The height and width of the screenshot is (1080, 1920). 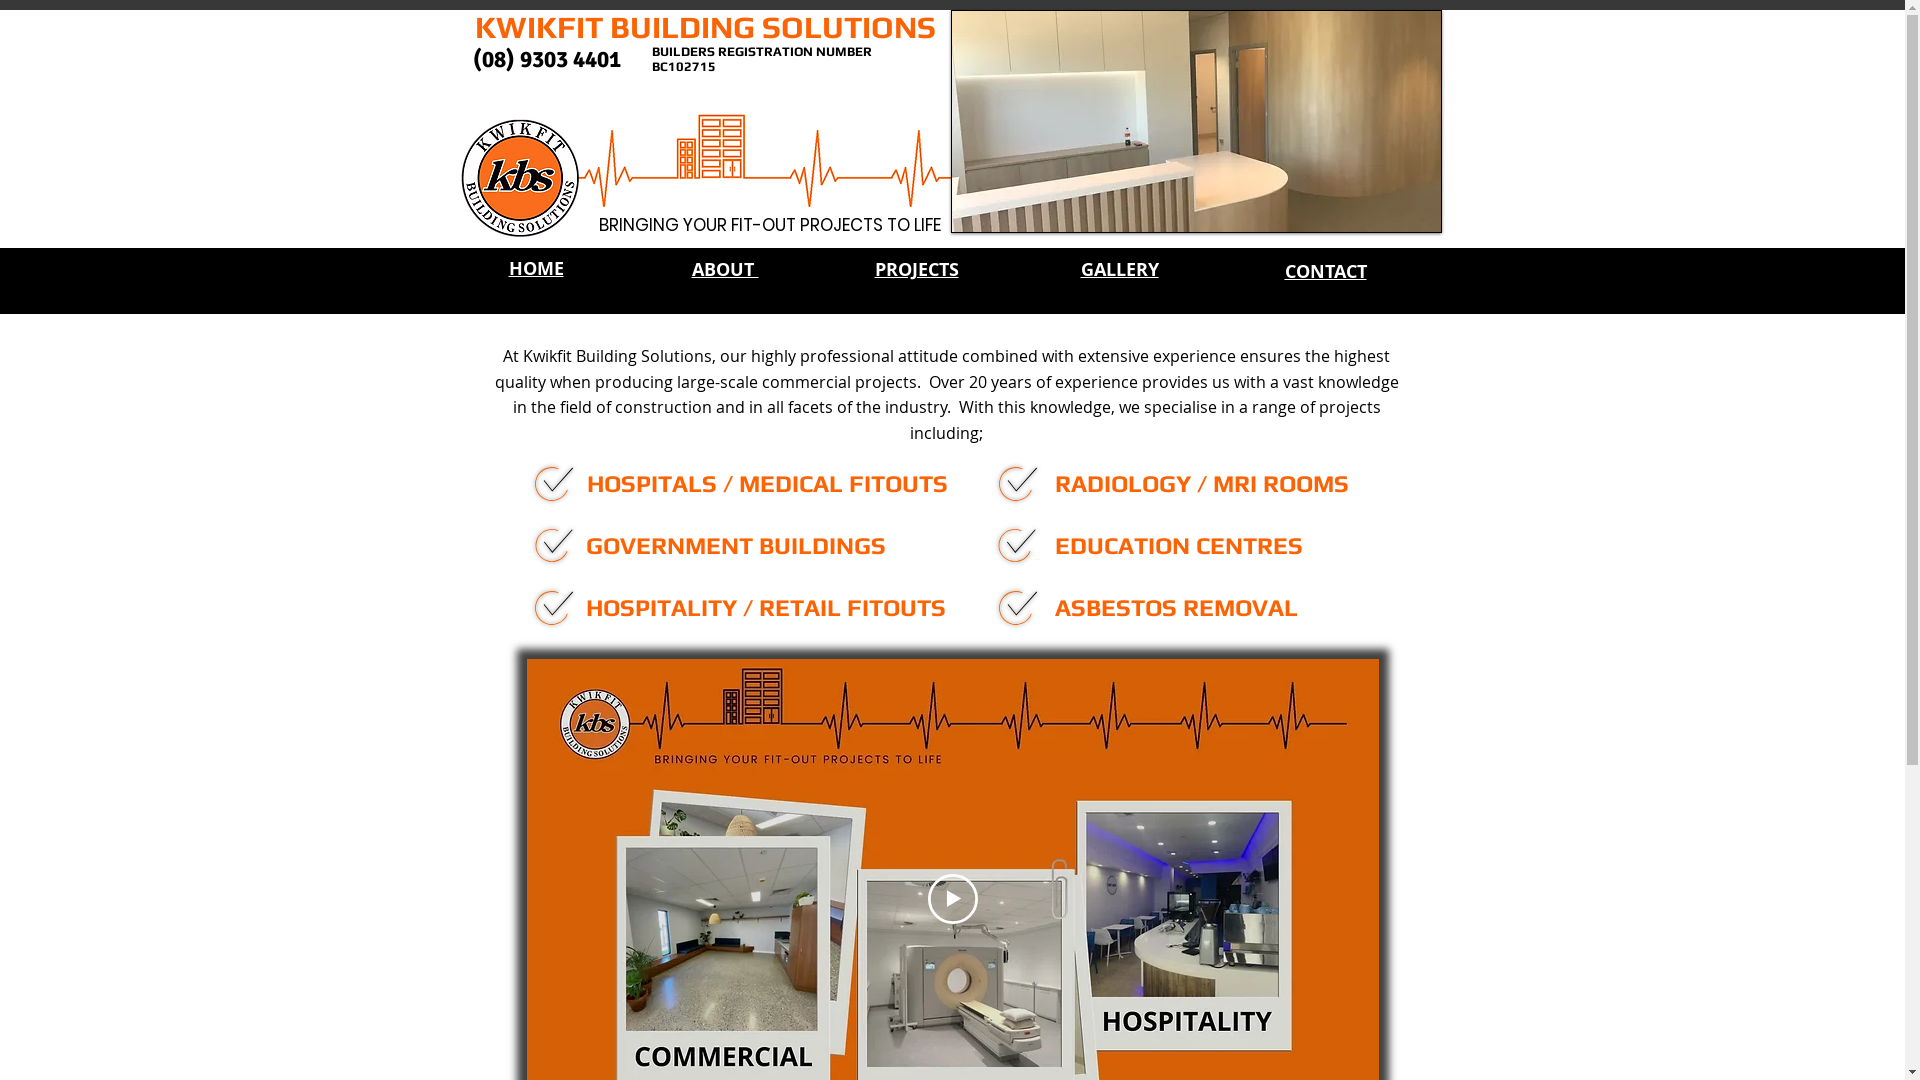 What do you see at coordinates (520, 176) in the screenshot?
I see `'kbs logo'` at bounding box center [520, 176].